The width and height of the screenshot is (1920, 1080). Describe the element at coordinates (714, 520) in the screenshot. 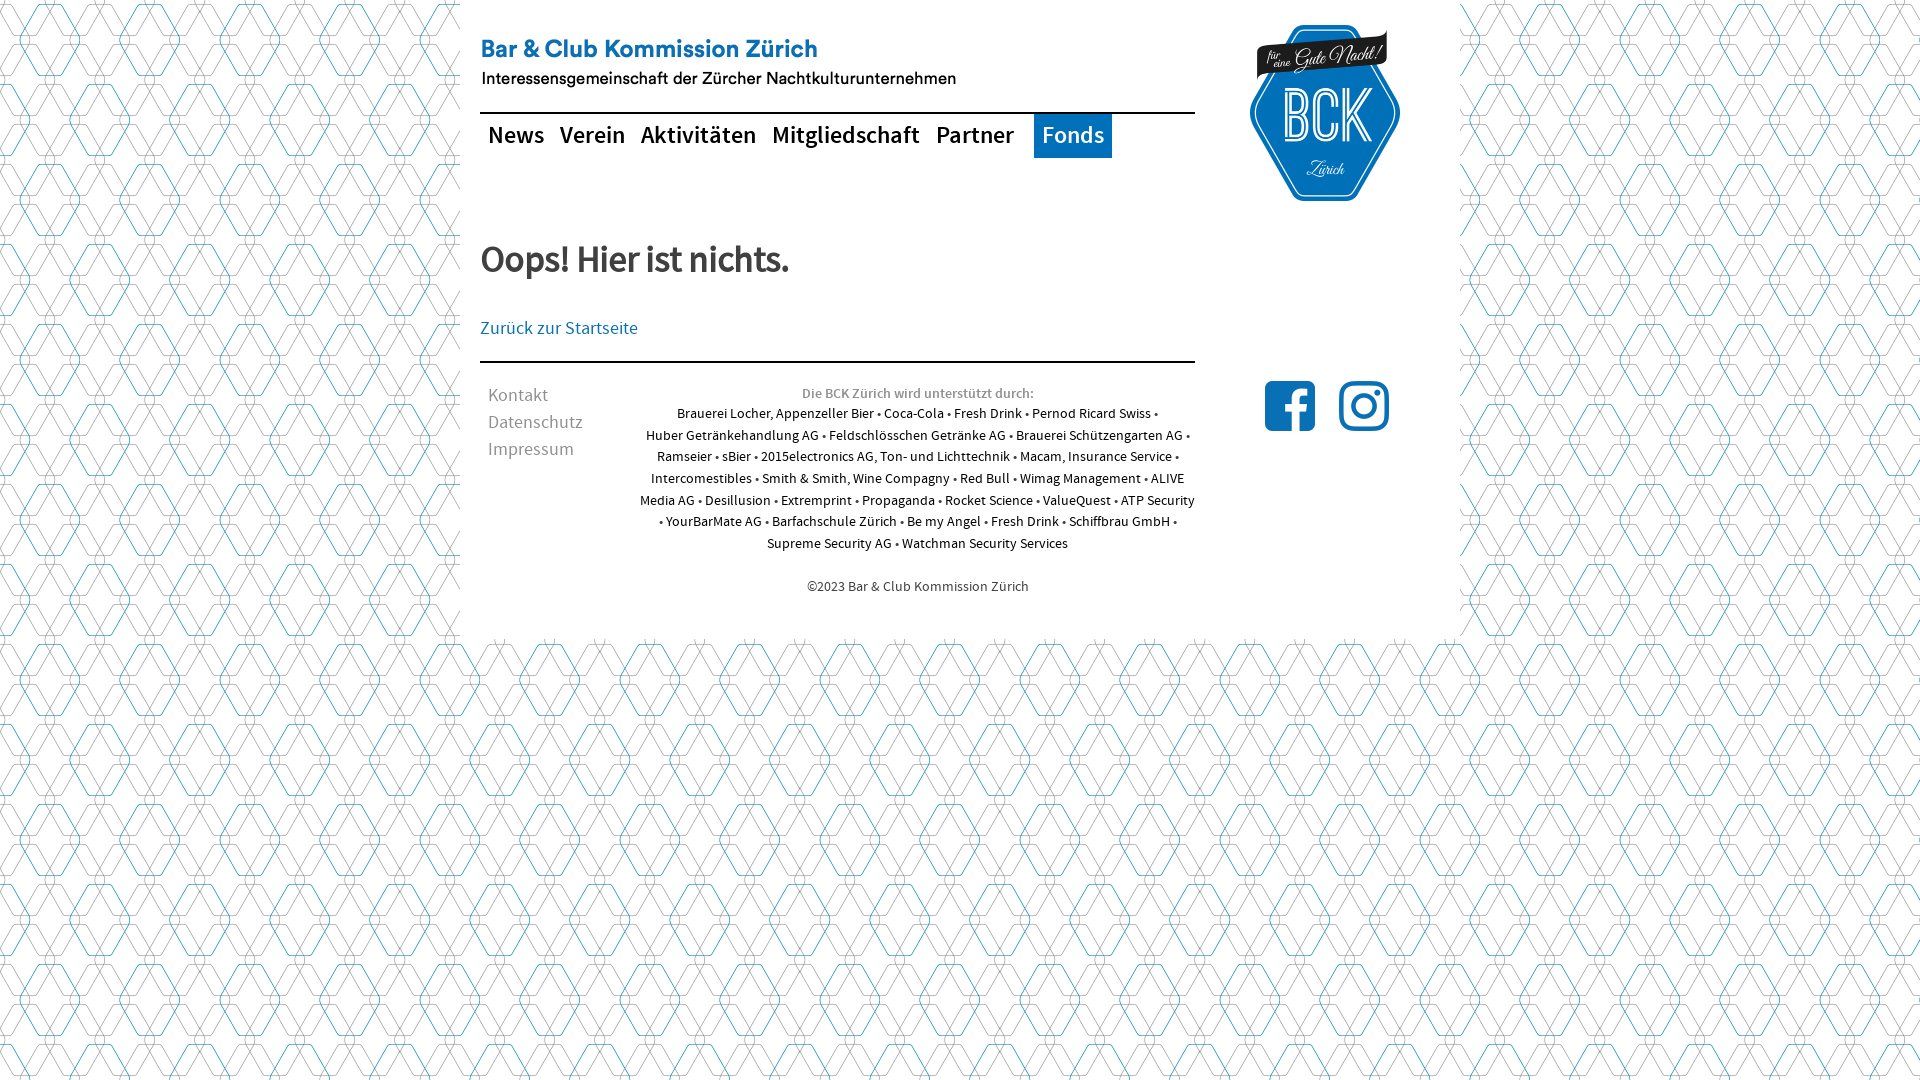

I see `'YourBarMate AG'` at that location.